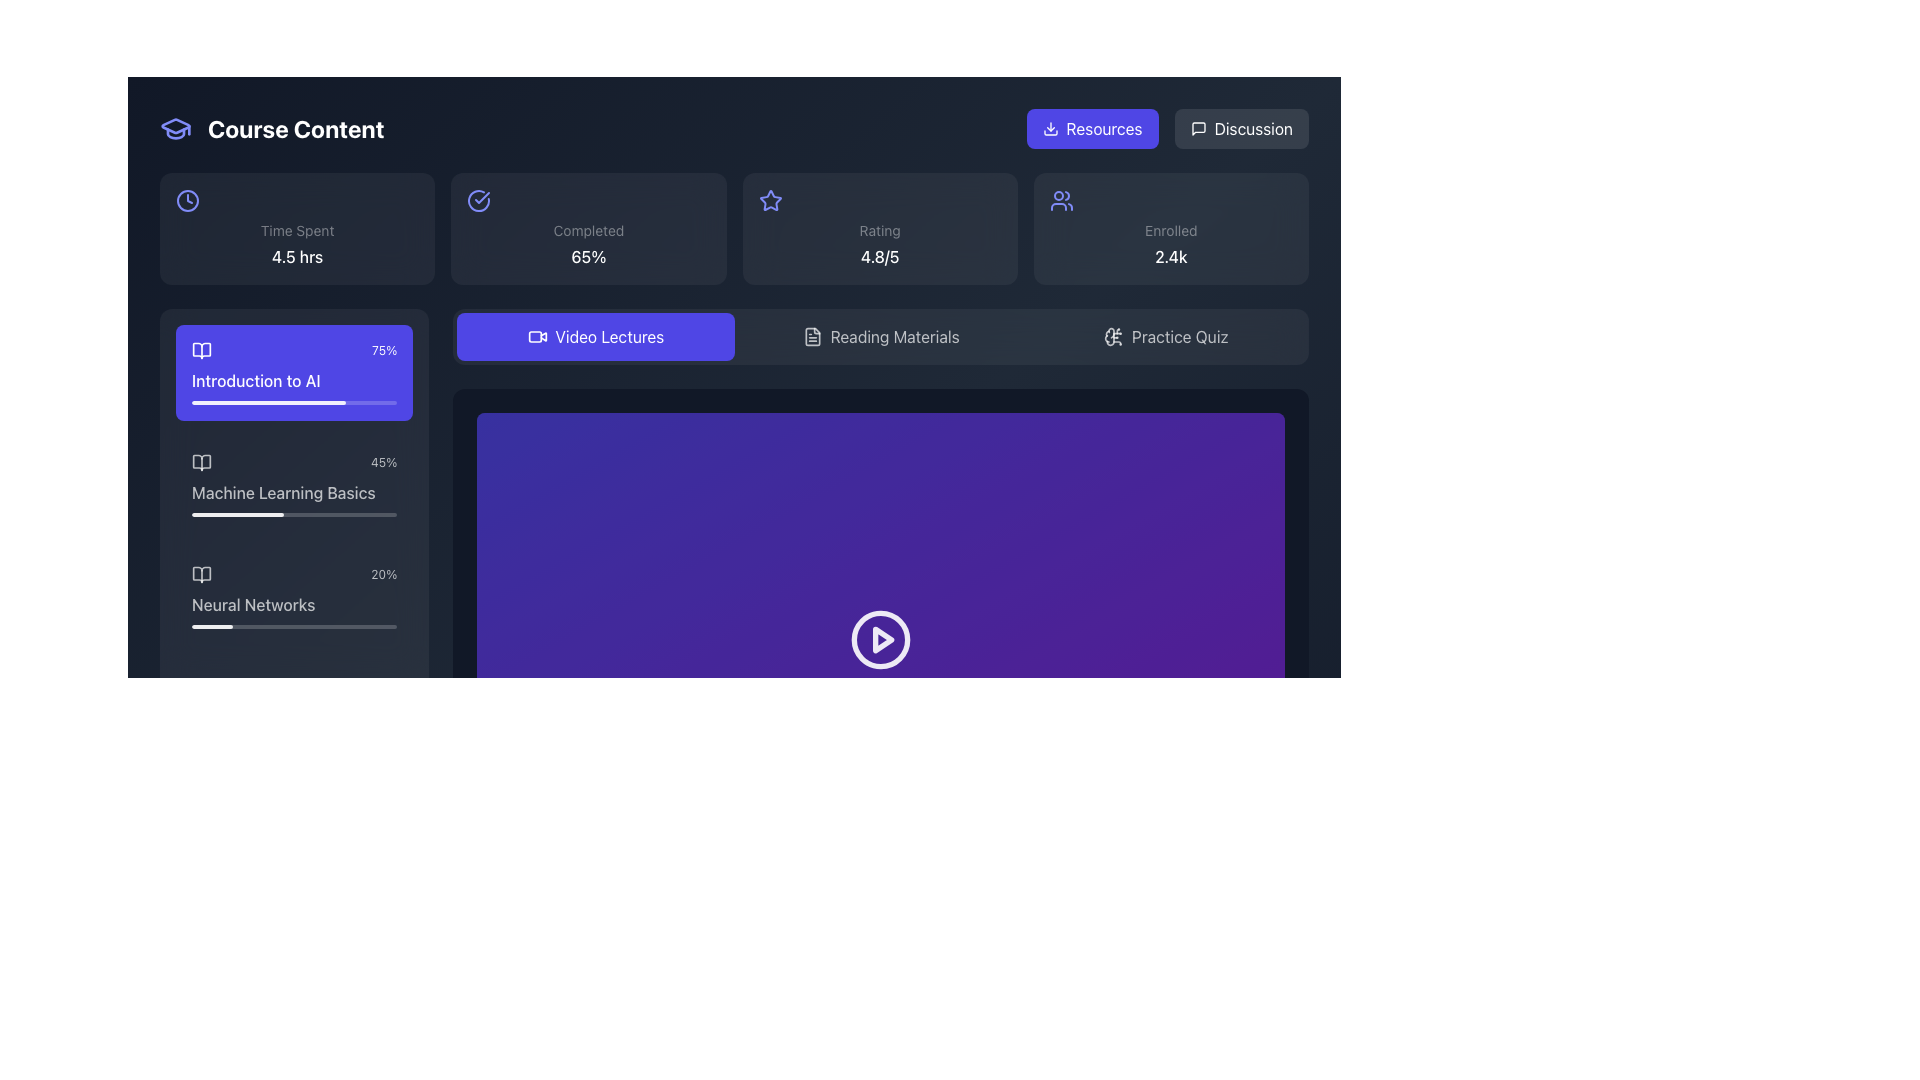 The width and height of the screenshot is (1920, 1080). I want to click on the central circle of the clock icon located in the 'Time Spent 4.5 hrs' section, so click(187, 200).